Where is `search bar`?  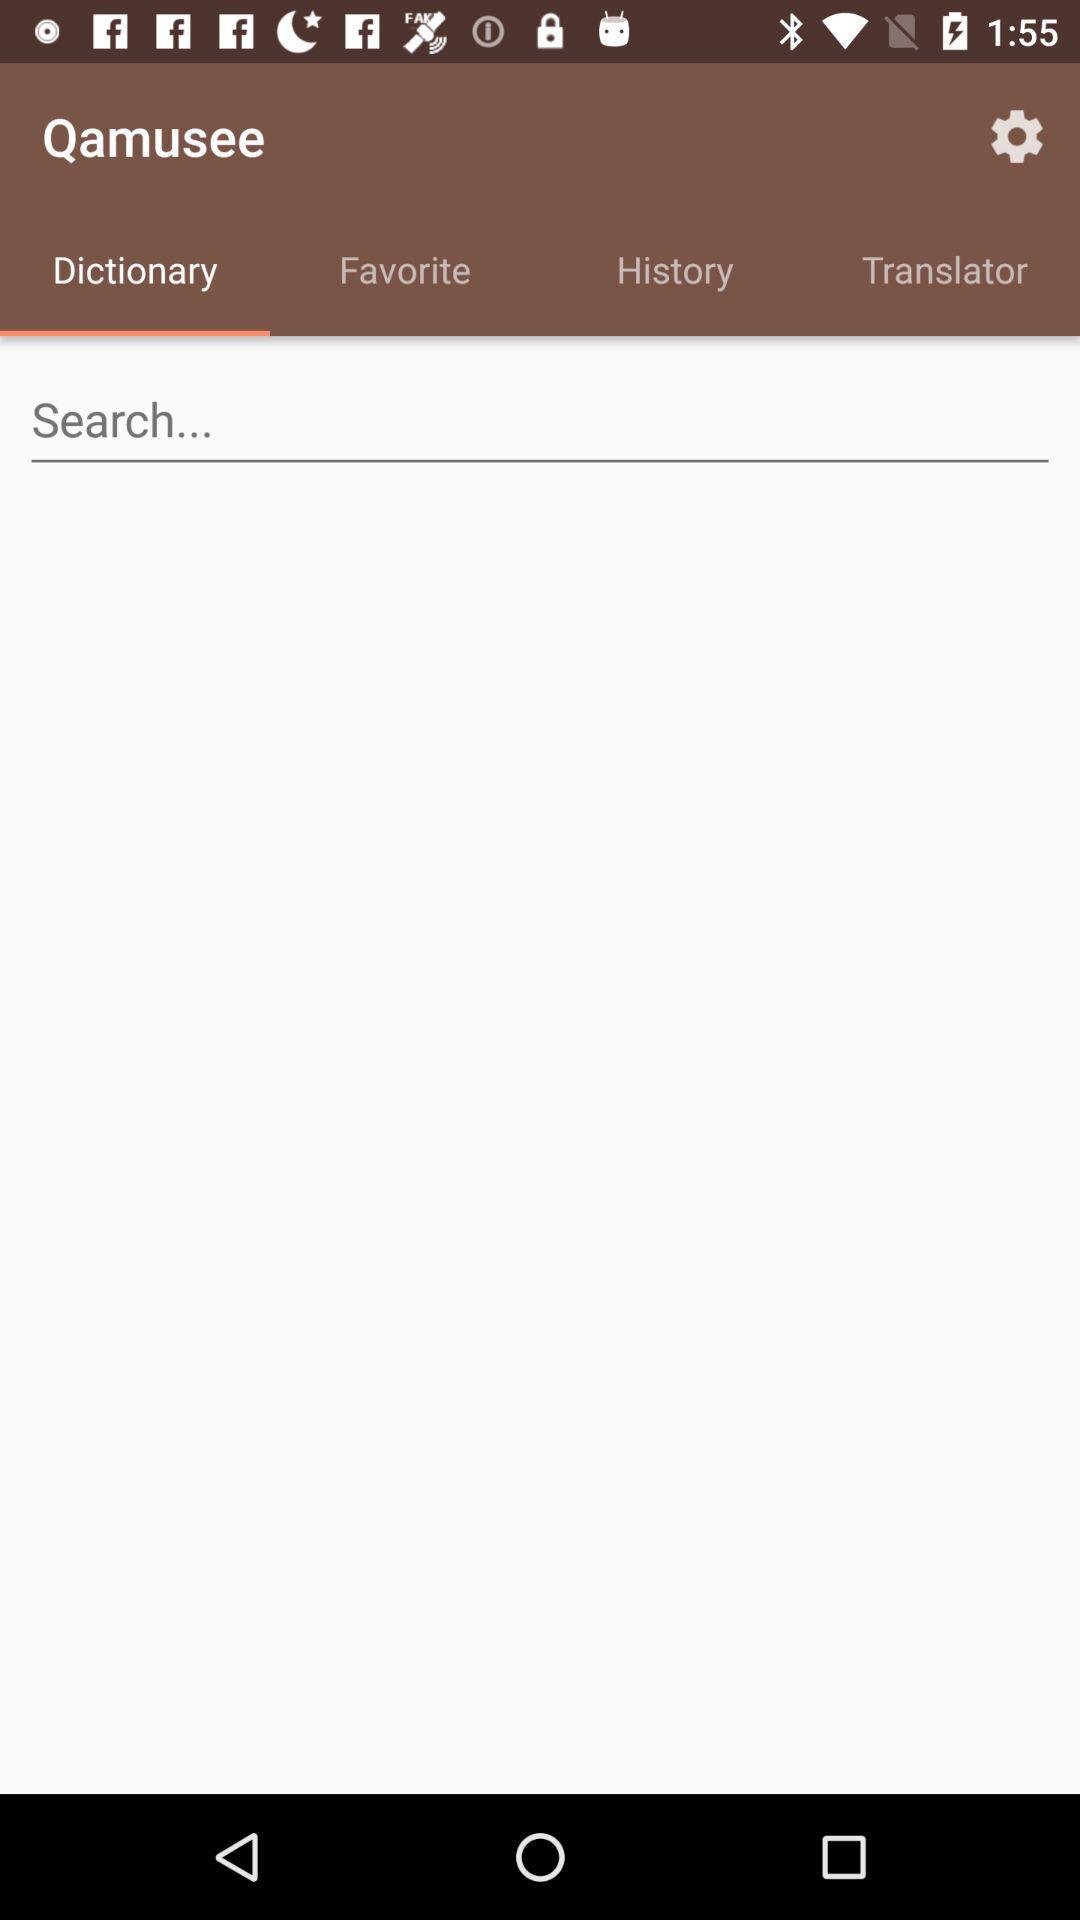 search bar is located at coordinates (540, 419).